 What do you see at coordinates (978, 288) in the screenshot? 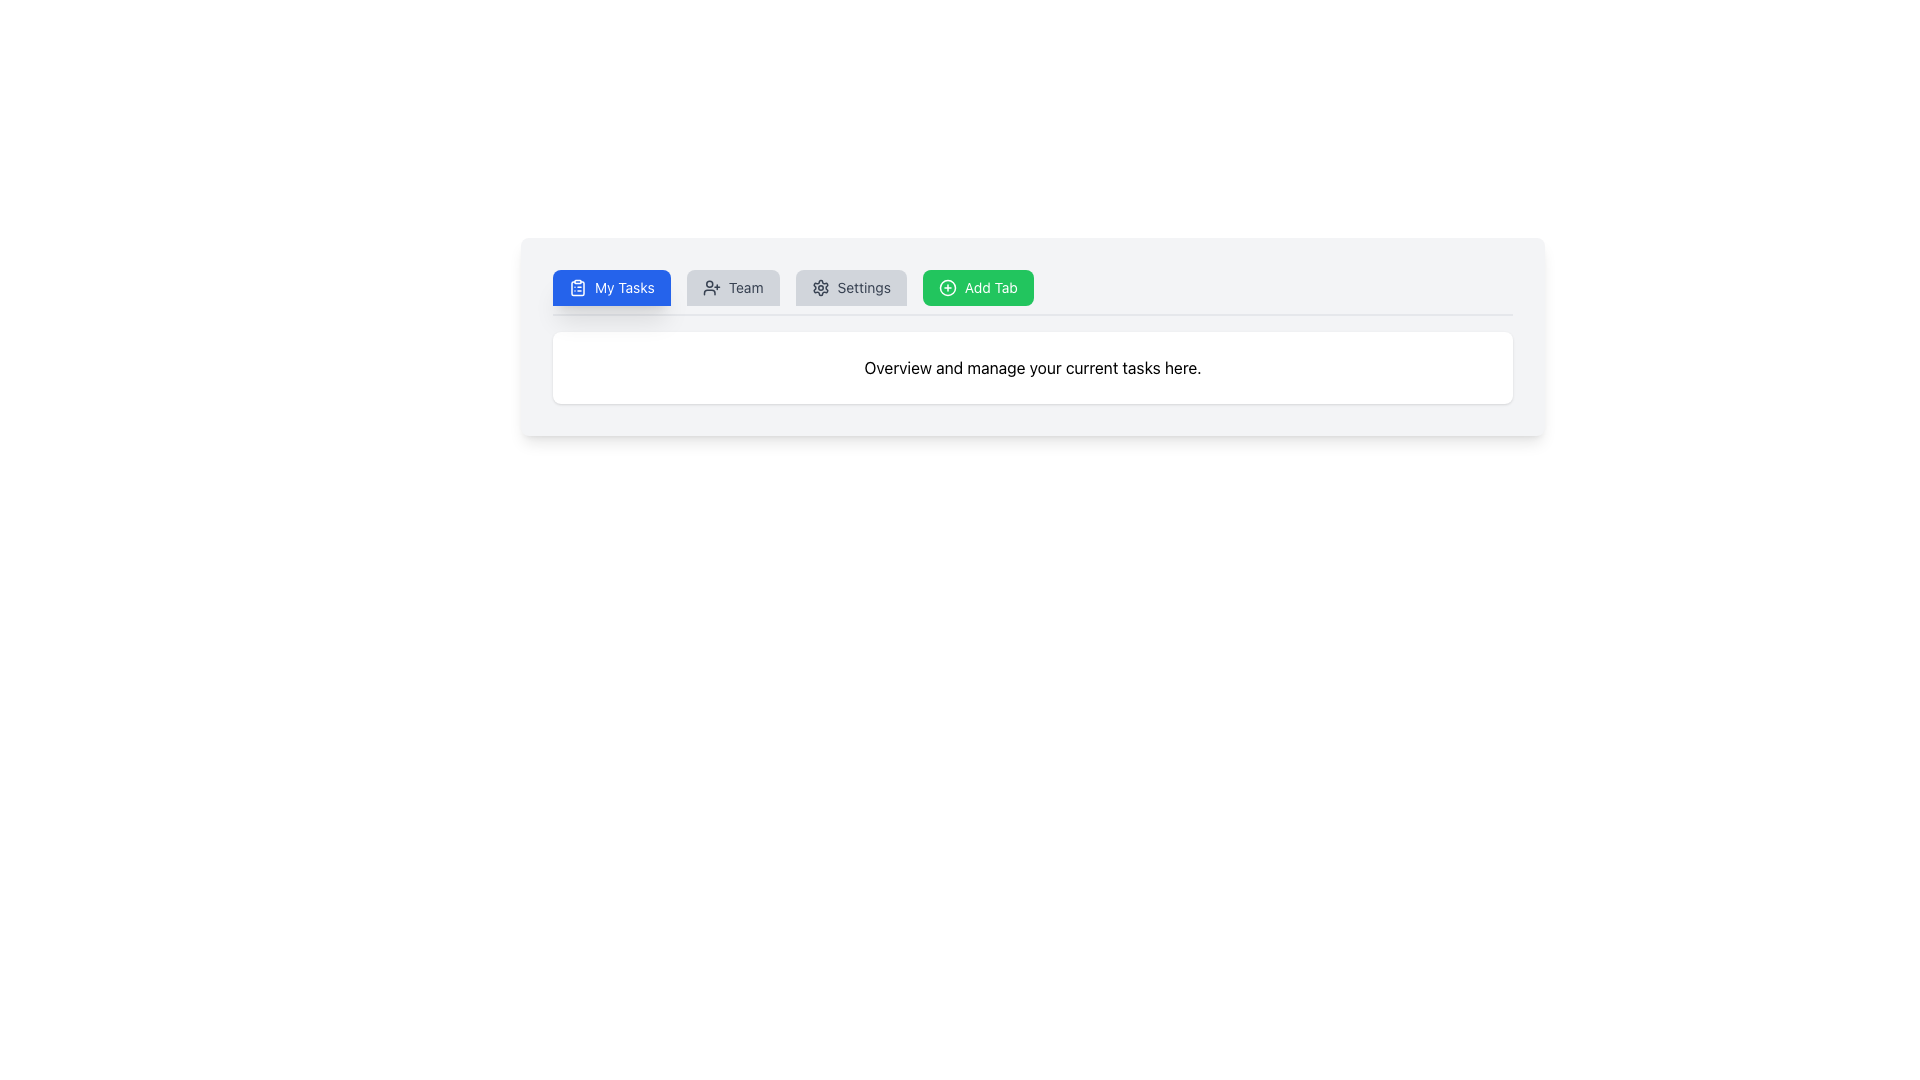
I see `the 'Add Tab' button located on the top navigation bar to the far right, following the 'Settings' button` at bounding box center [978, 288].